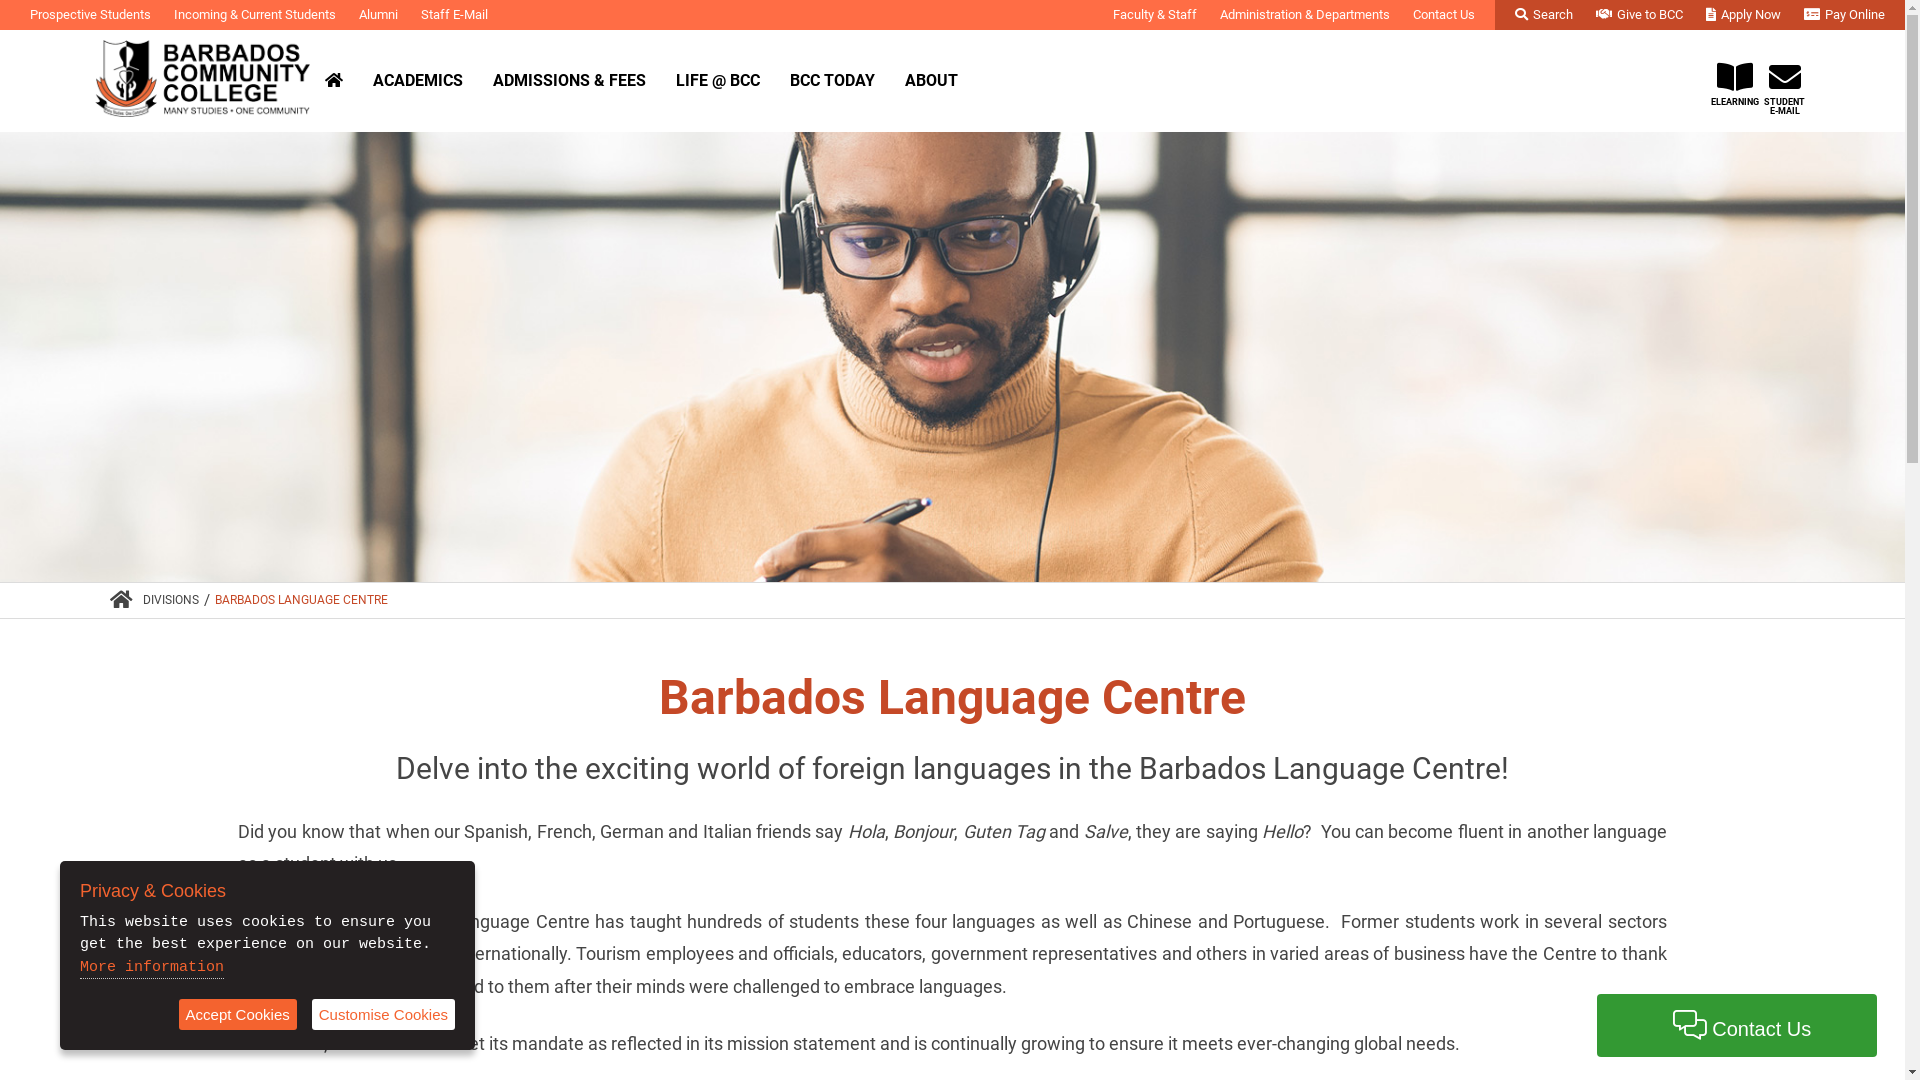  What do you see at coordinates (253, 14) in the screenshot?
I see `'Incoming & Current Students'` at bounding box center [253, 14].